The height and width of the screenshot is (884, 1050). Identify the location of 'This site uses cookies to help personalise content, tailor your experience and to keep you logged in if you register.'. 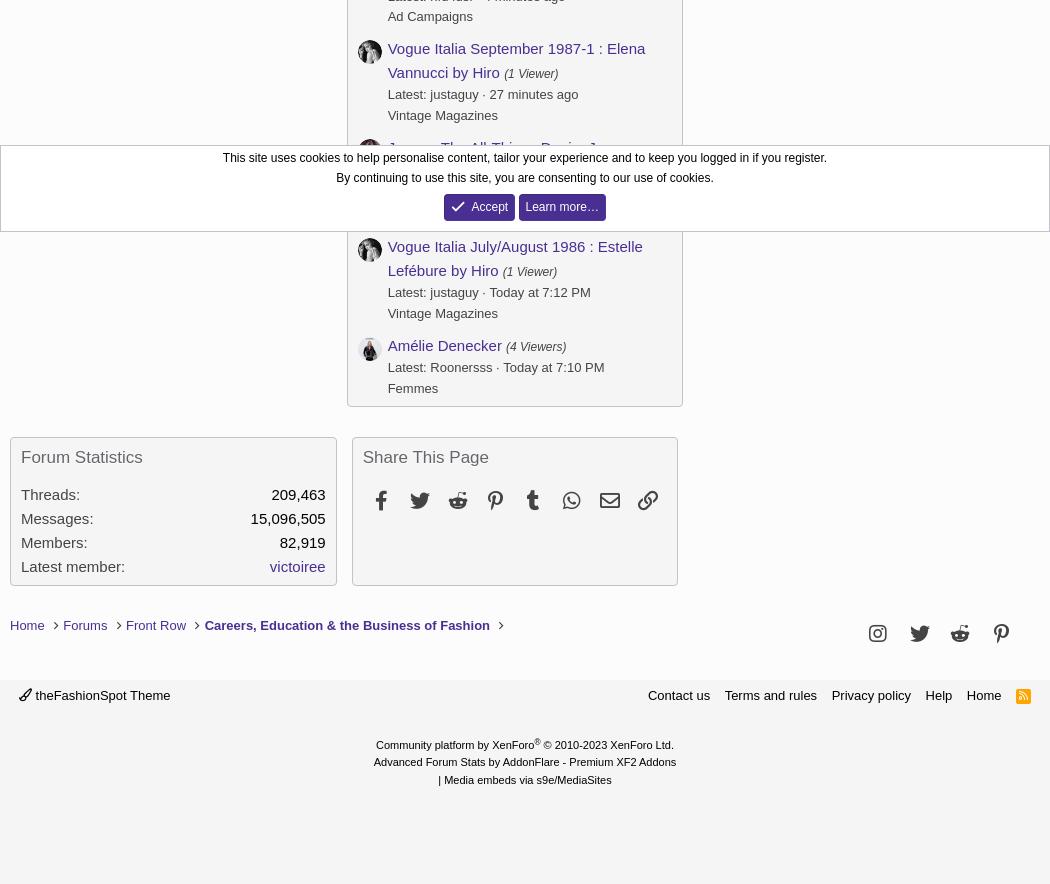
(523, 157).